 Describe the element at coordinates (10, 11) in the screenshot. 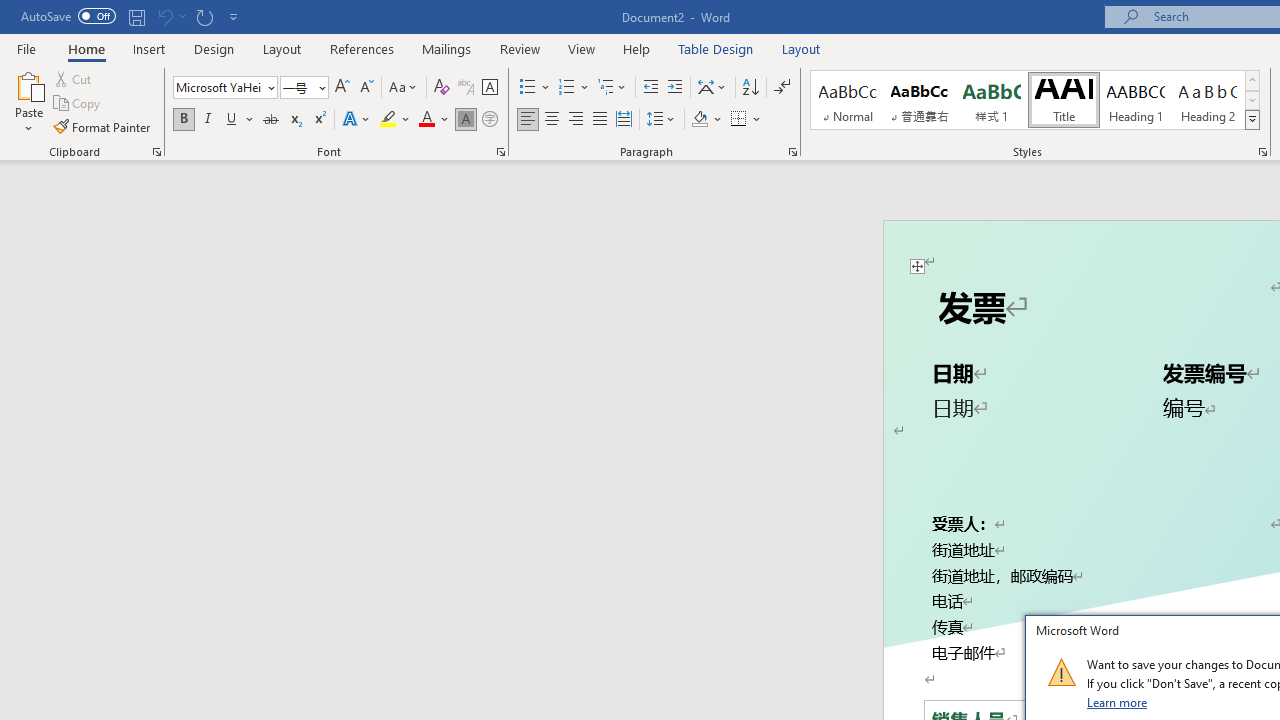

I see `'System'` at that location.